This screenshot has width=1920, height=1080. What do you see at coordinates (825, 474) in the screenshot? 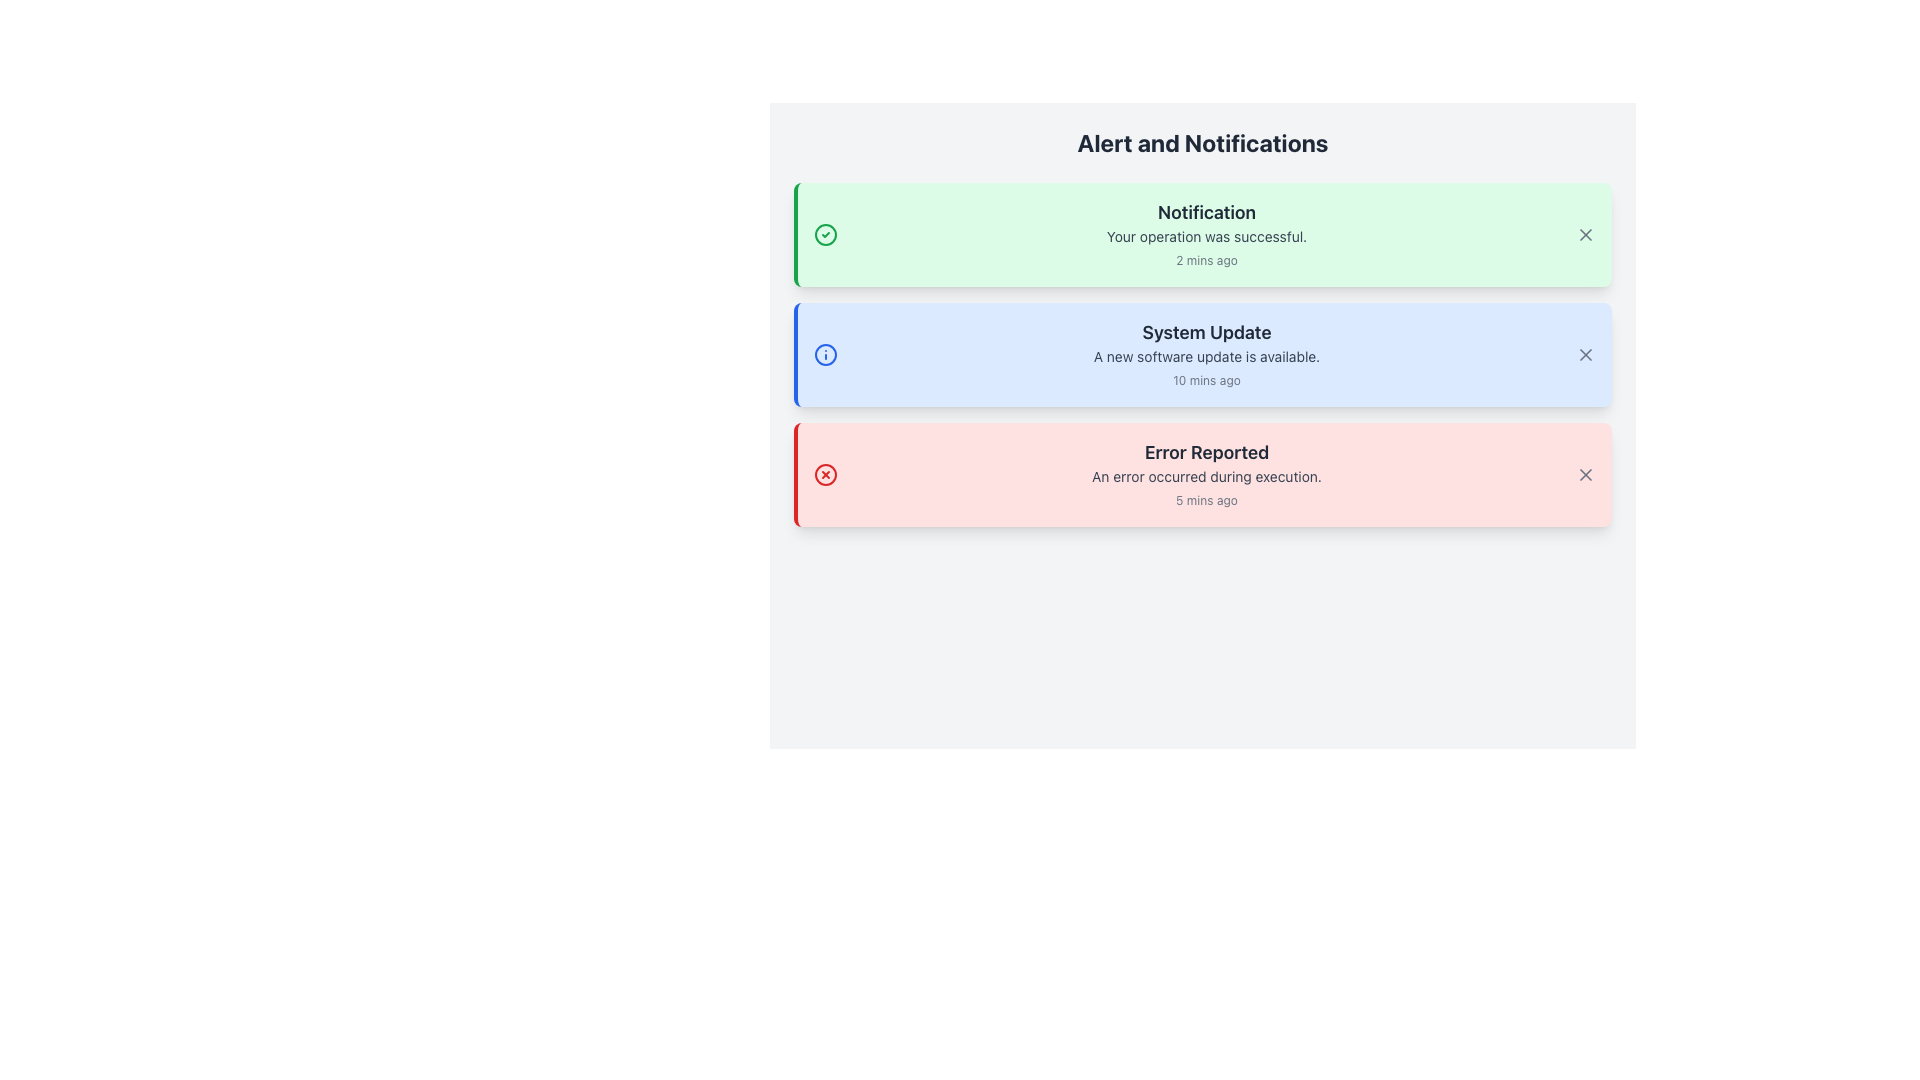
I see `the circular graphic component of the red error icon located in the bottom notification card to trigger visual feedback` at bounding box center [825, 474].